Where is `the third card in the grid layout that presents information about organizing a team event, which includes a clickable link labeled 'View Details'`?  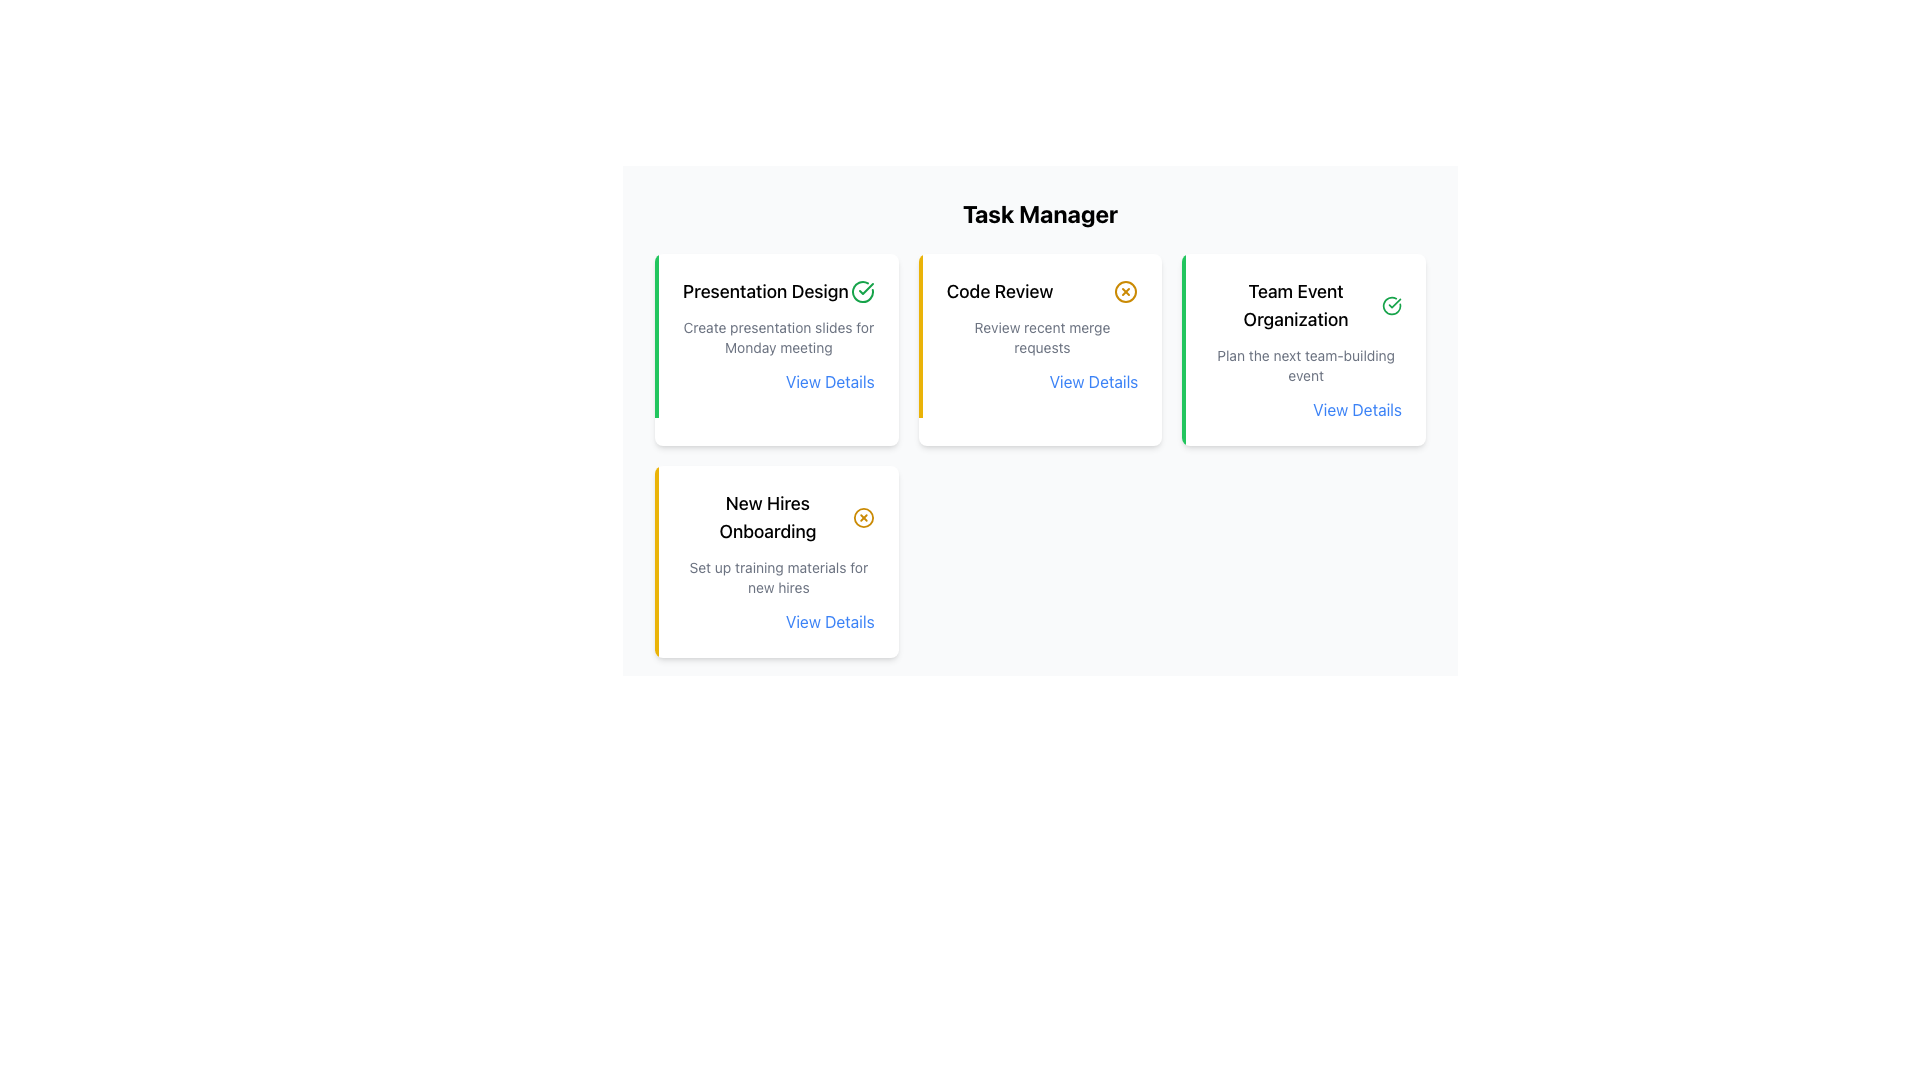
the third card in the grid layout that presents information about organizing a team event, which includes a clickable link labeled 'View Details' is located at coordinates (1304, 349).